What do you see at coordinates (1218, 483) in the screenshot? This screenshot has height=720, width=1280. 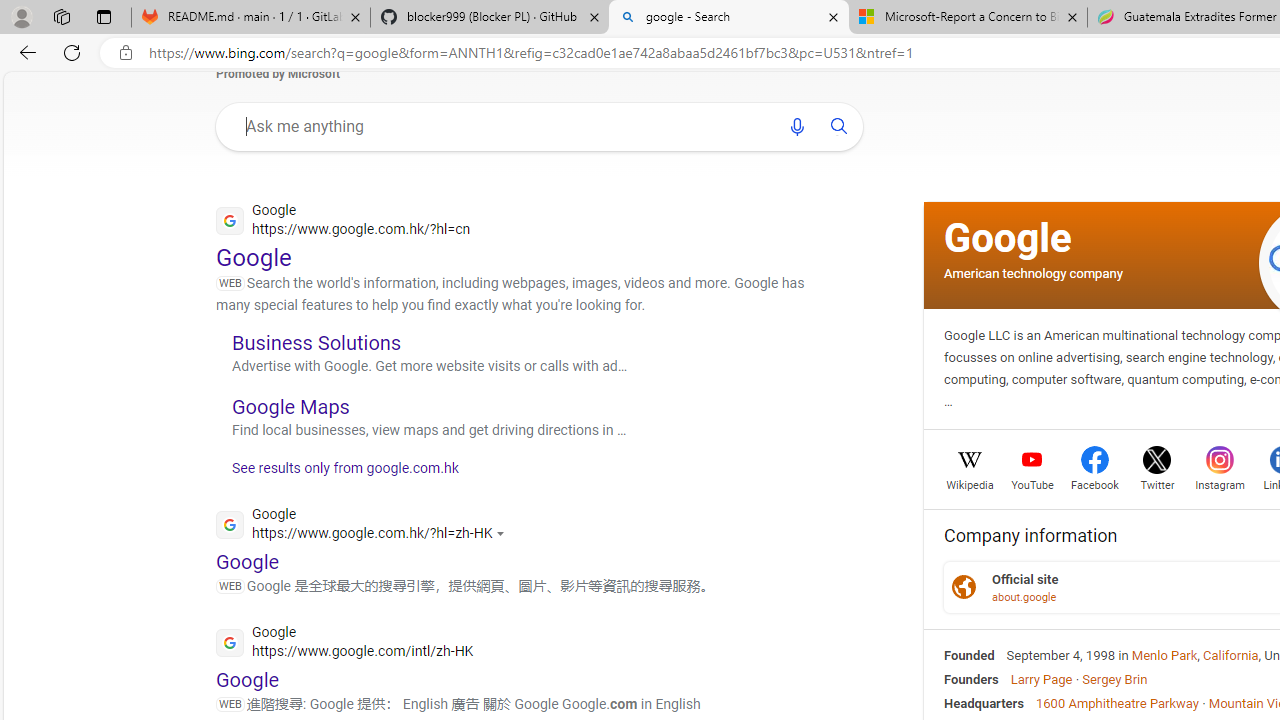 I see `'Instagram'` at bounding box center [1218, 483].